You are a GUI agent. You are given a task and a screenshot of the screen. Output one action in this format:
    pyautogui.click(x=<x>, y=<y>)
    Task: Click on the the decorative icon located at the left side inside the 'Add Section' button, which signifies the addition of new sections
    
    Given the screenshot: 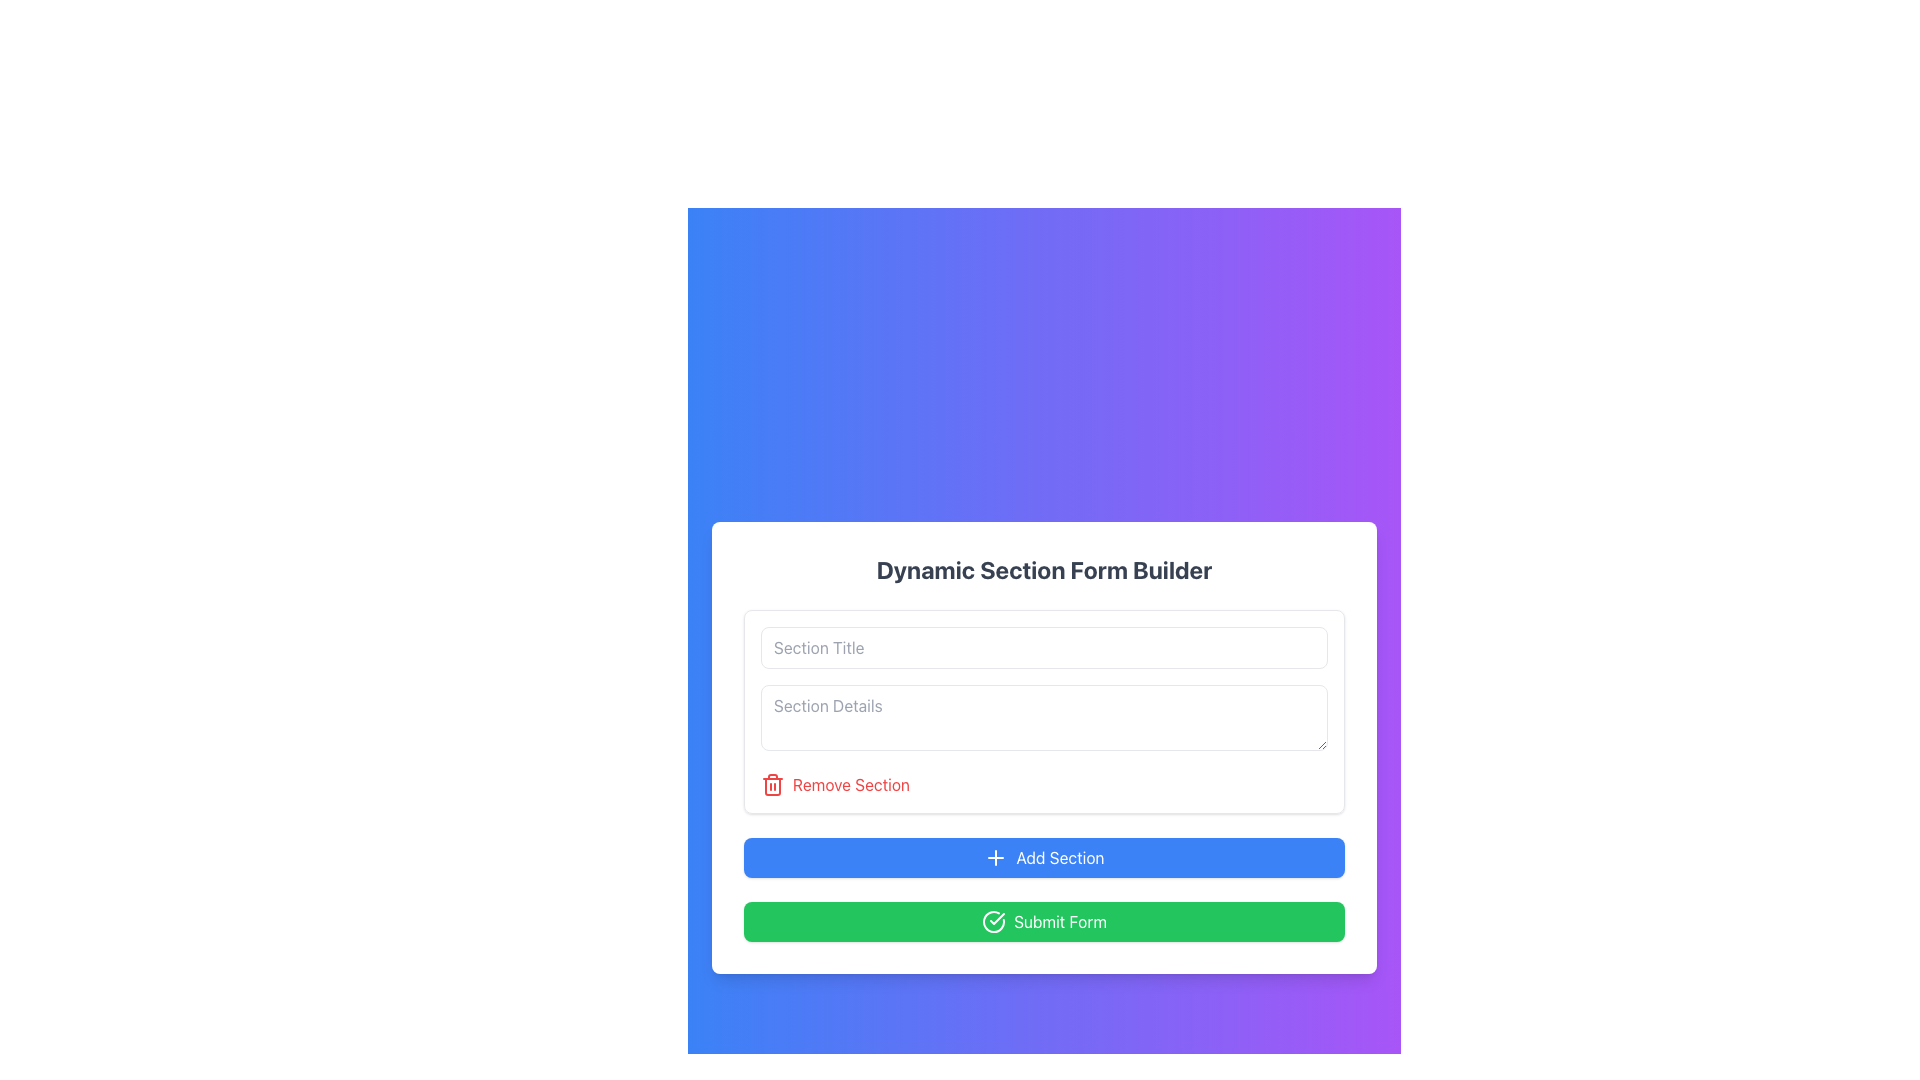 What is the action you would take?
    pyautogui.click(x=996, y=856)
    